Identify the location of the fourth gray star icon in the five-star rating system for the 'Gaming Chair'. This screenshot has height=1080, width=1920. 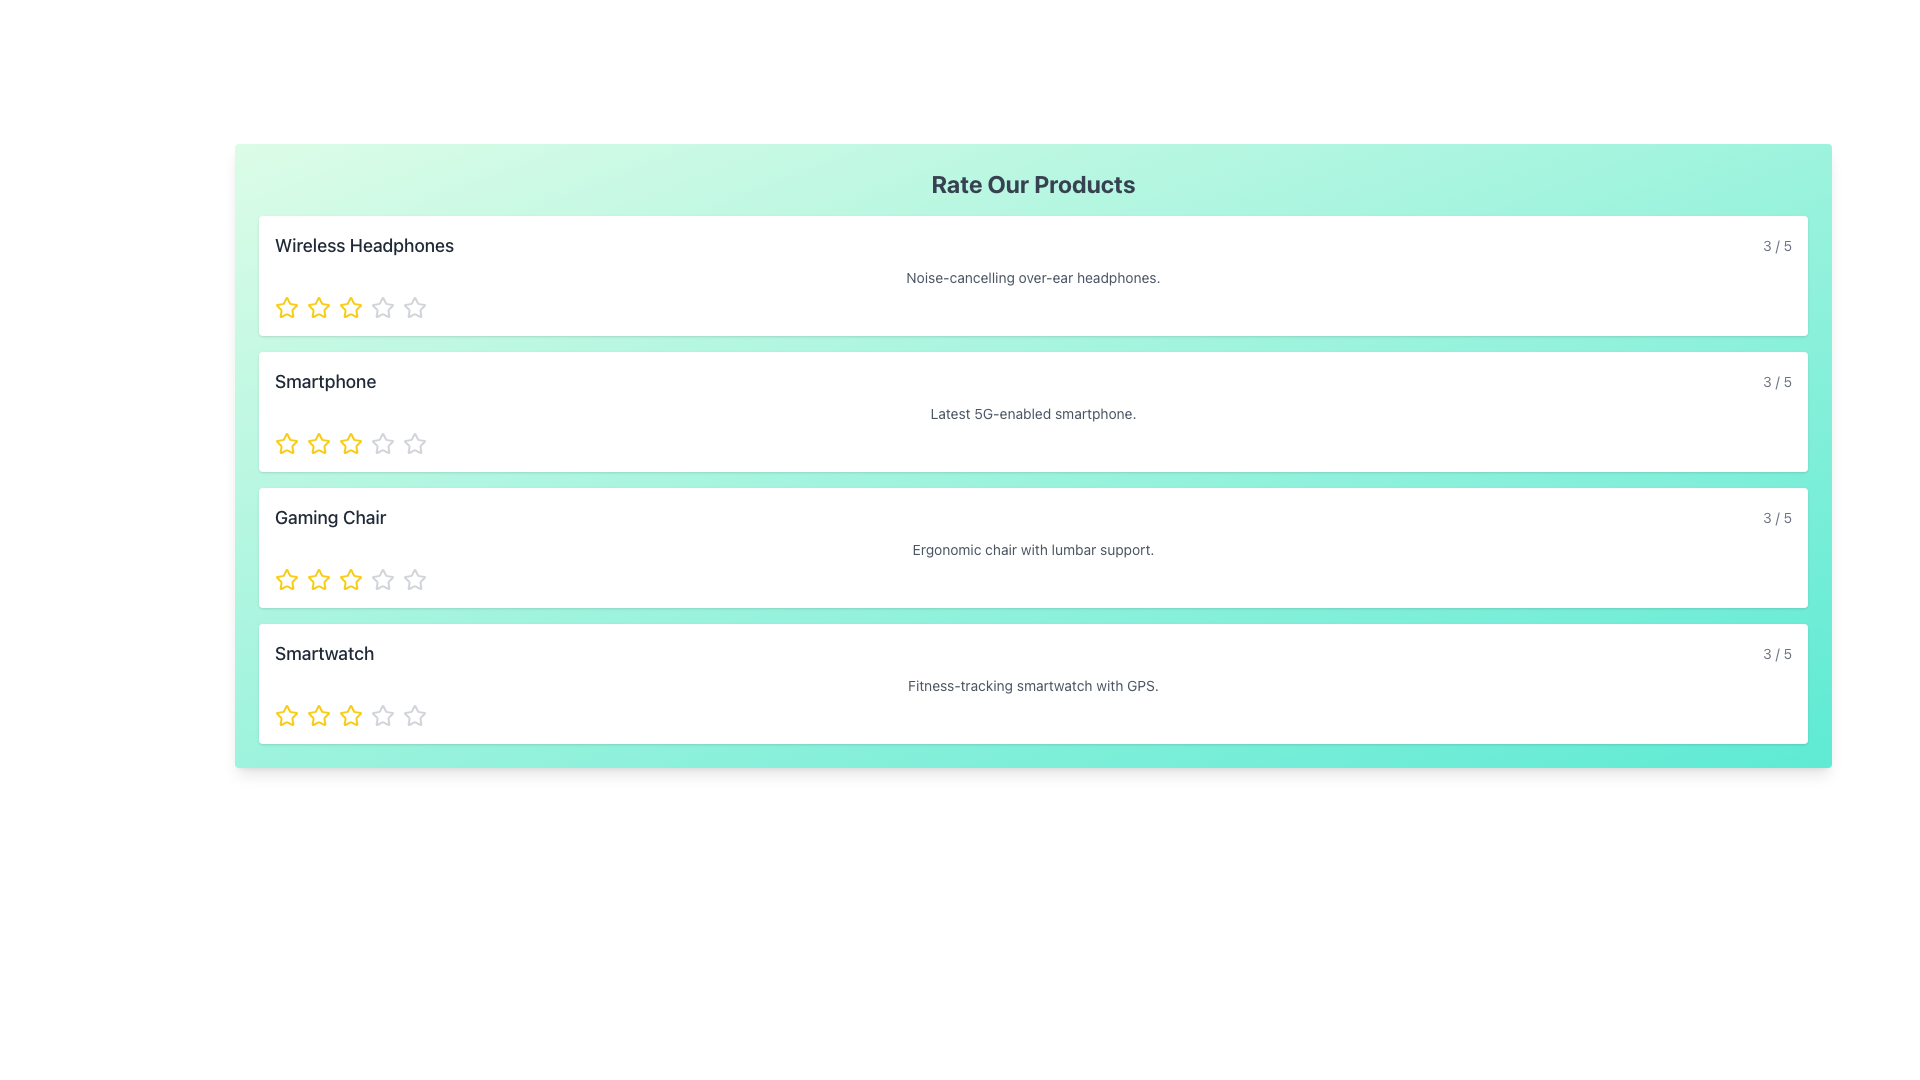
(383, 579).